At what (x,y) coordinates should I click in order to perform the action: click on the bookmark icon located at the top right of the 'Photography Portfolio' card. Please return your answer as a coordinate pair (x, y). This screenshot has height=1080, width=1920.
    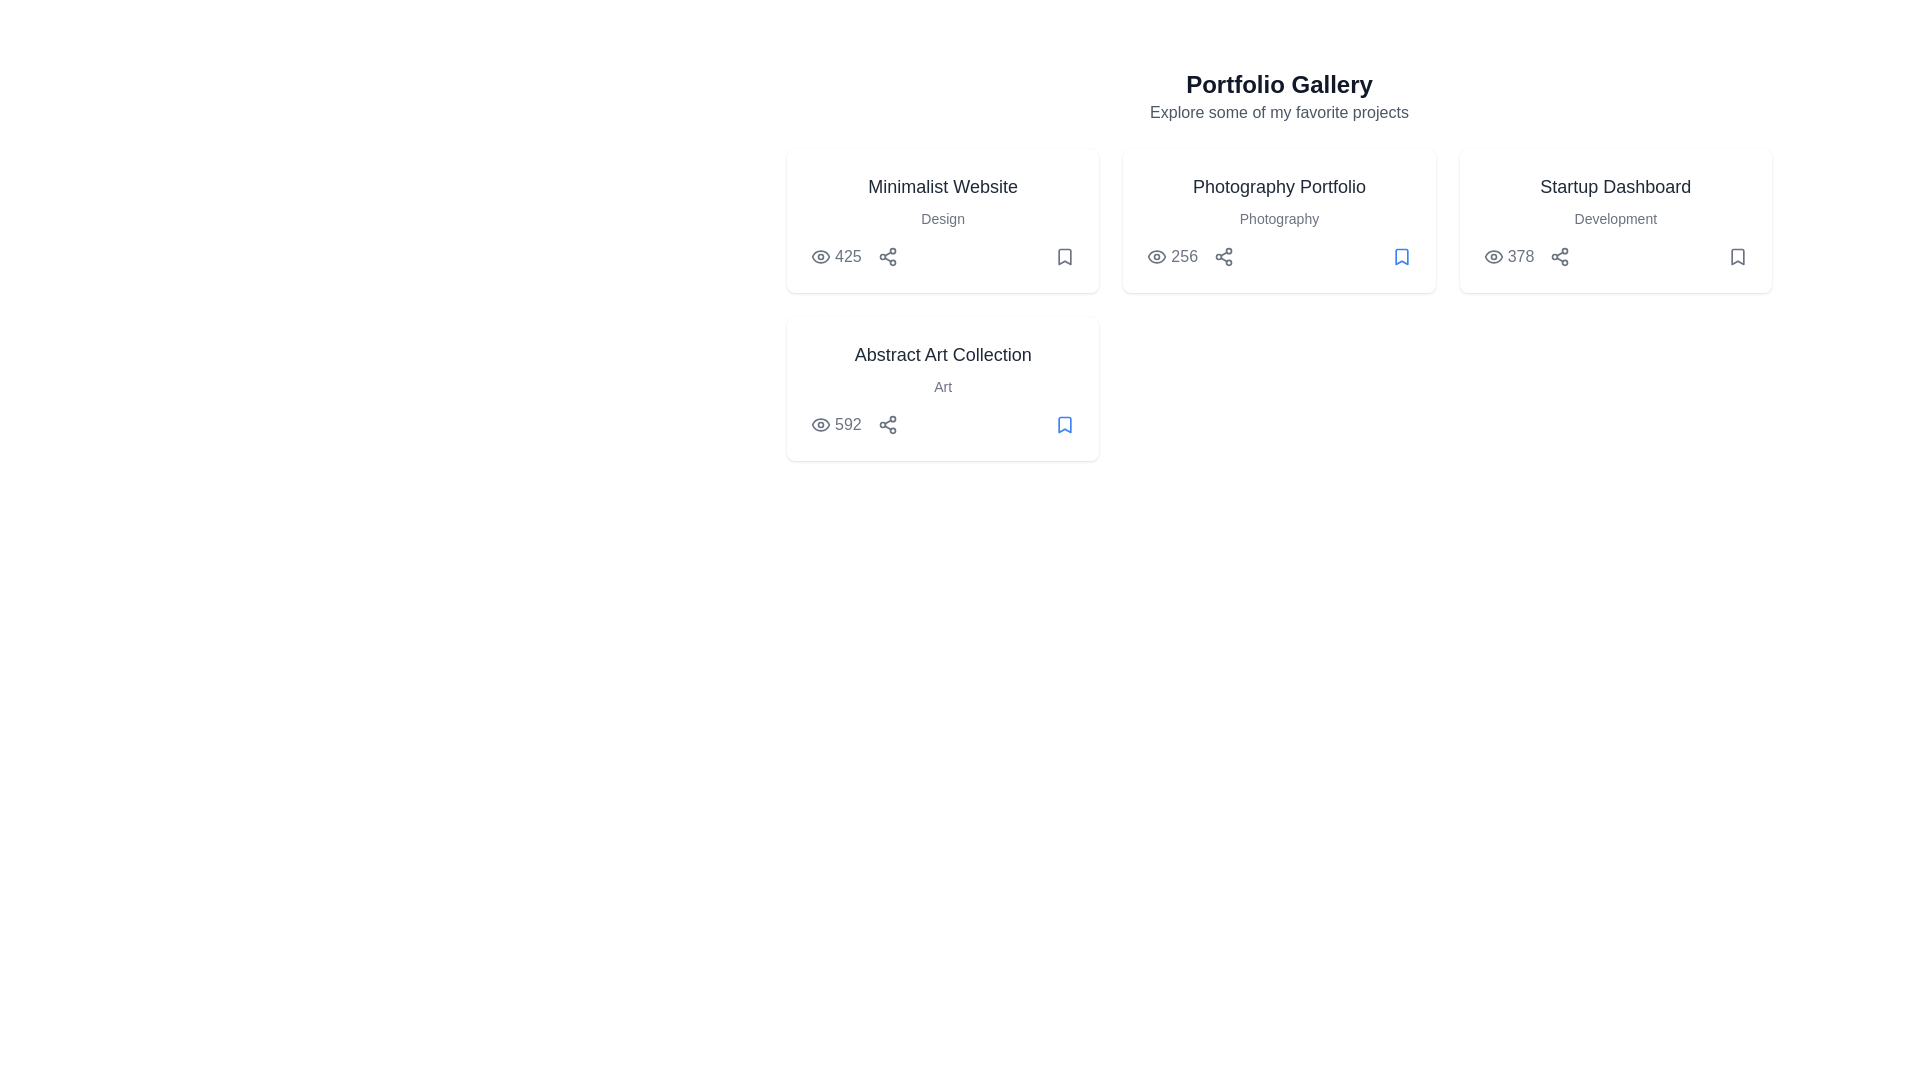
    Looking at the image, I should click on (1400, 256).